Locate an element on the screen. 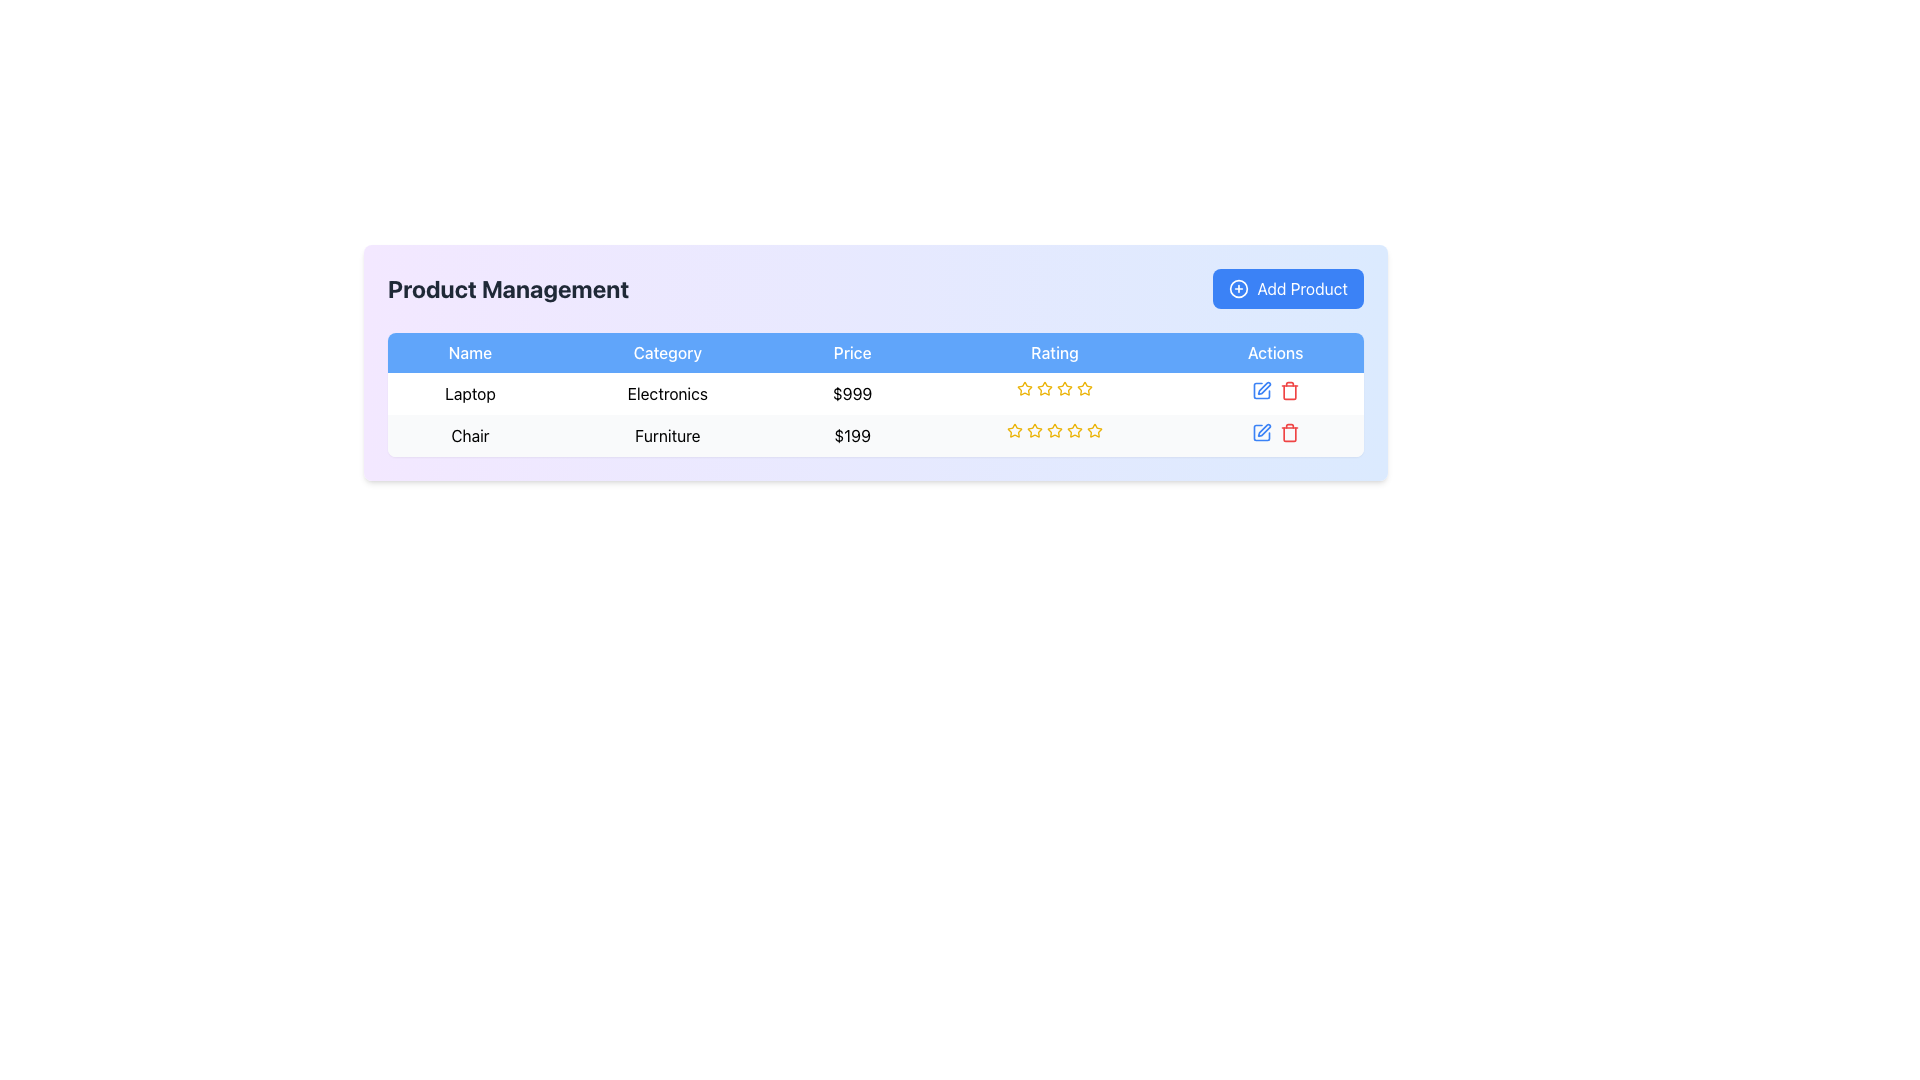  the yellow star icon is located at coordinates (1083, 388).